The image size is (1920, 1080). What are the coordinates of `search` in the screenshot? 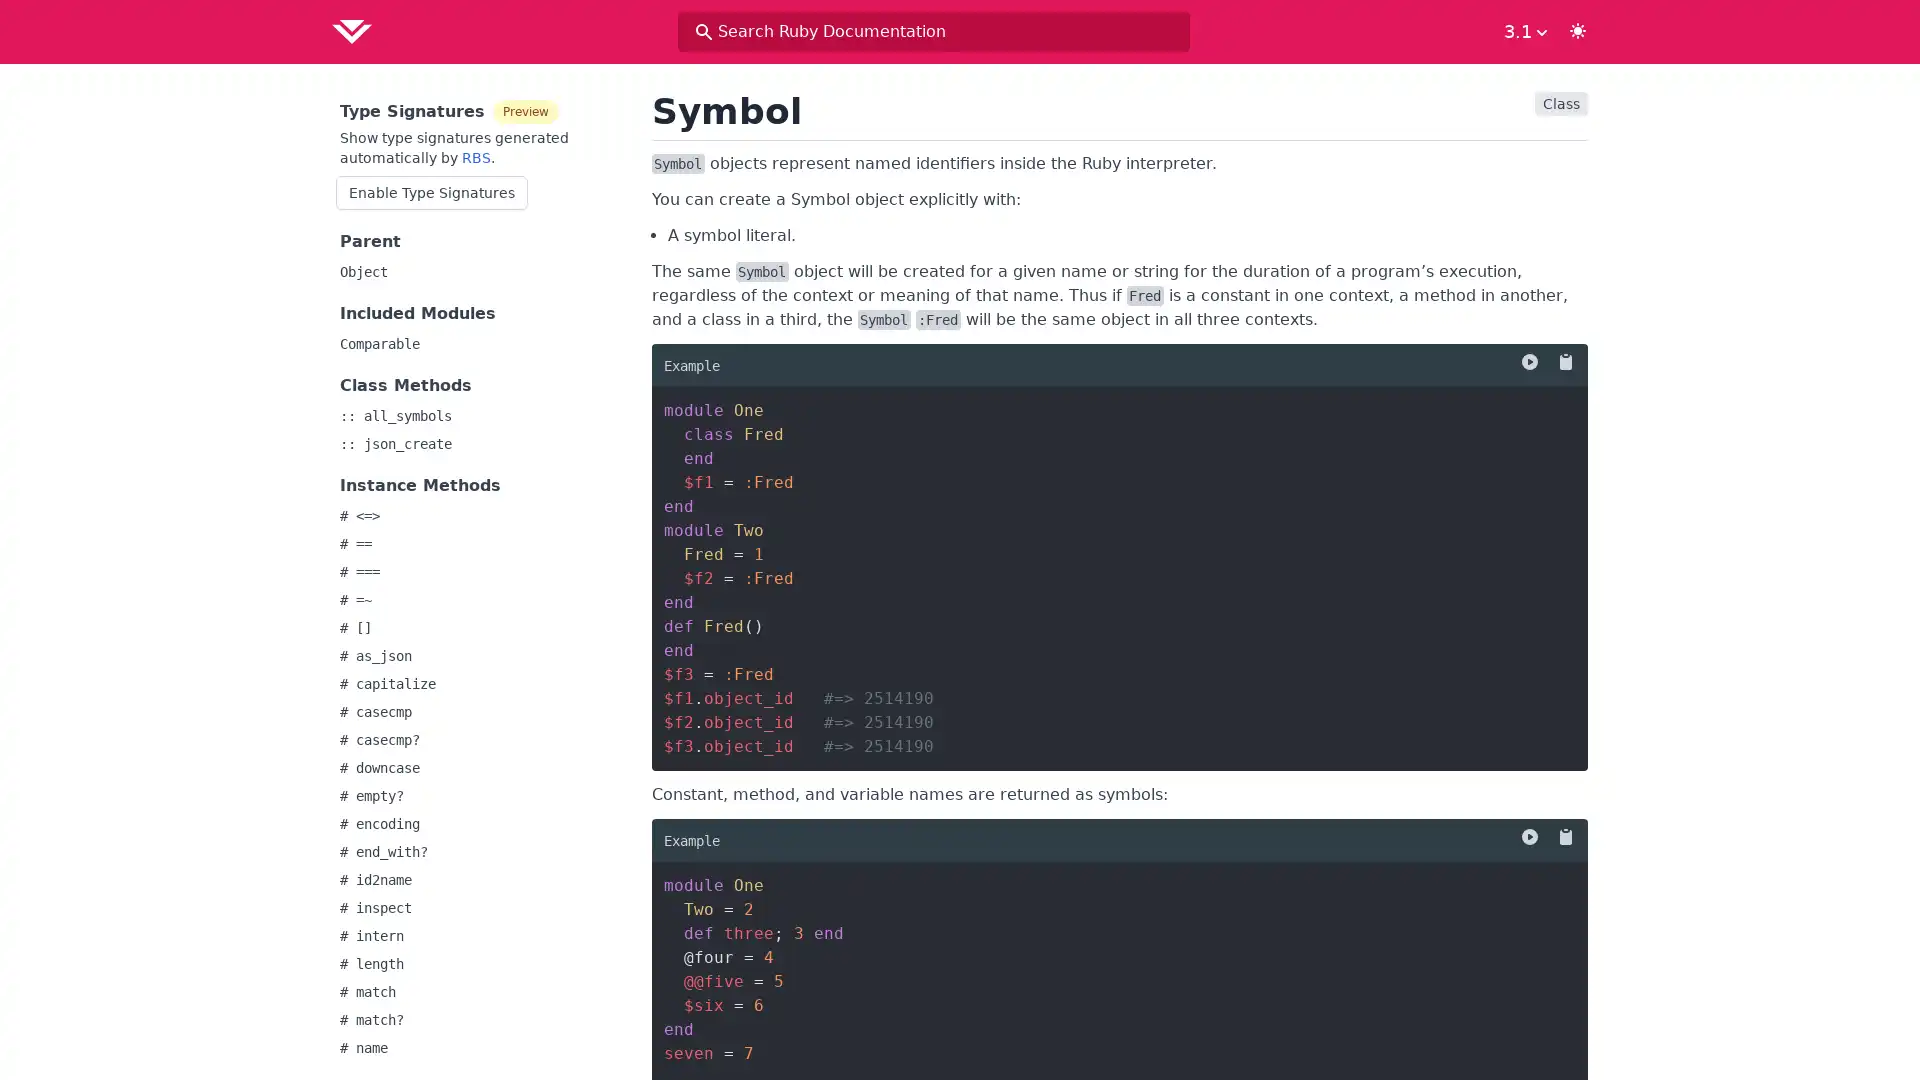 It's located at (704, 31).